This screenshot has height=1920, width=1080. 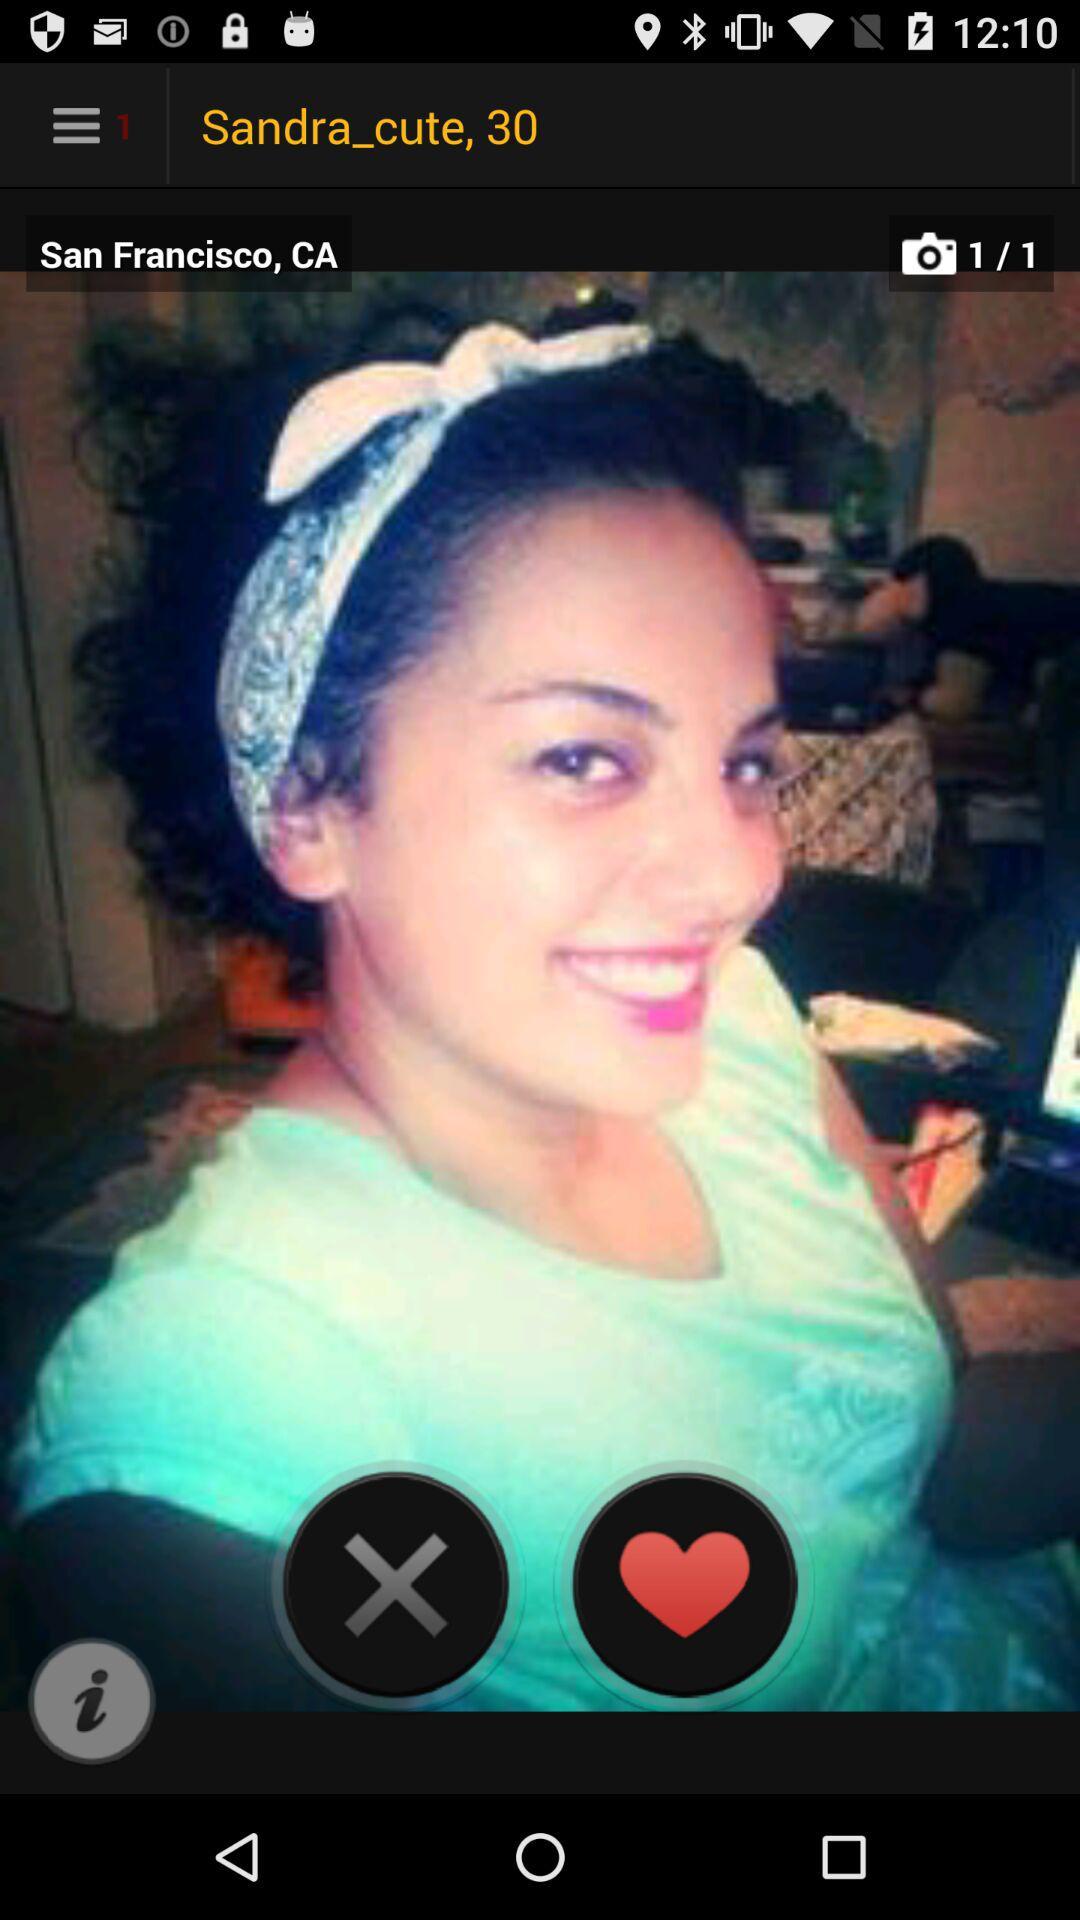 What do you see at coordinates (682, 1583) in the screenshot?
I see `to favorite` at bounding box center [682, 1583].